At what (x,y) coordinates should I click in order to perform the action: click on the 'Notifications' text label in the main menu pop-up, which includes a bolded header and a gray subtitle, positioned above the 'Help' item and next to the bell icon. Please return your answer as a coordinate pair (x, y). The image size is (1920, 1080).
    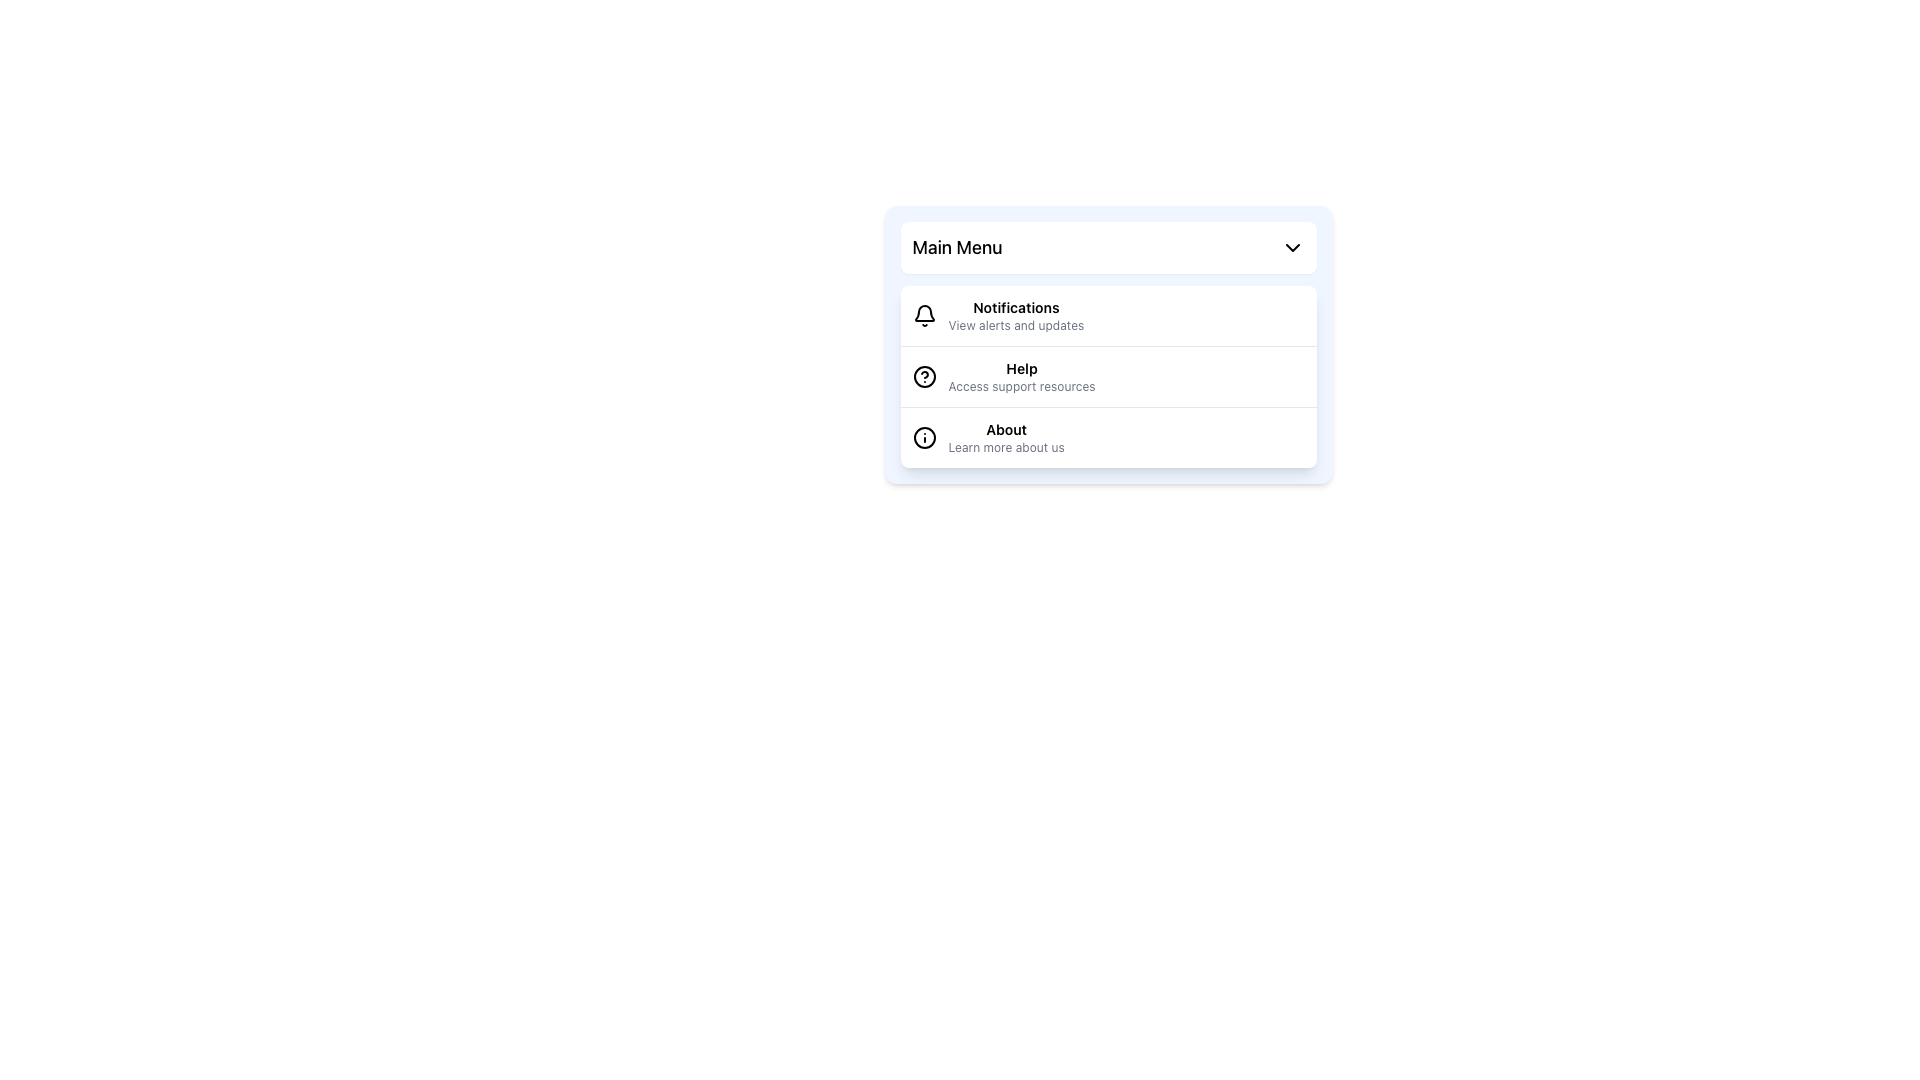
    Looking at the image, I should click on (1016, 315).